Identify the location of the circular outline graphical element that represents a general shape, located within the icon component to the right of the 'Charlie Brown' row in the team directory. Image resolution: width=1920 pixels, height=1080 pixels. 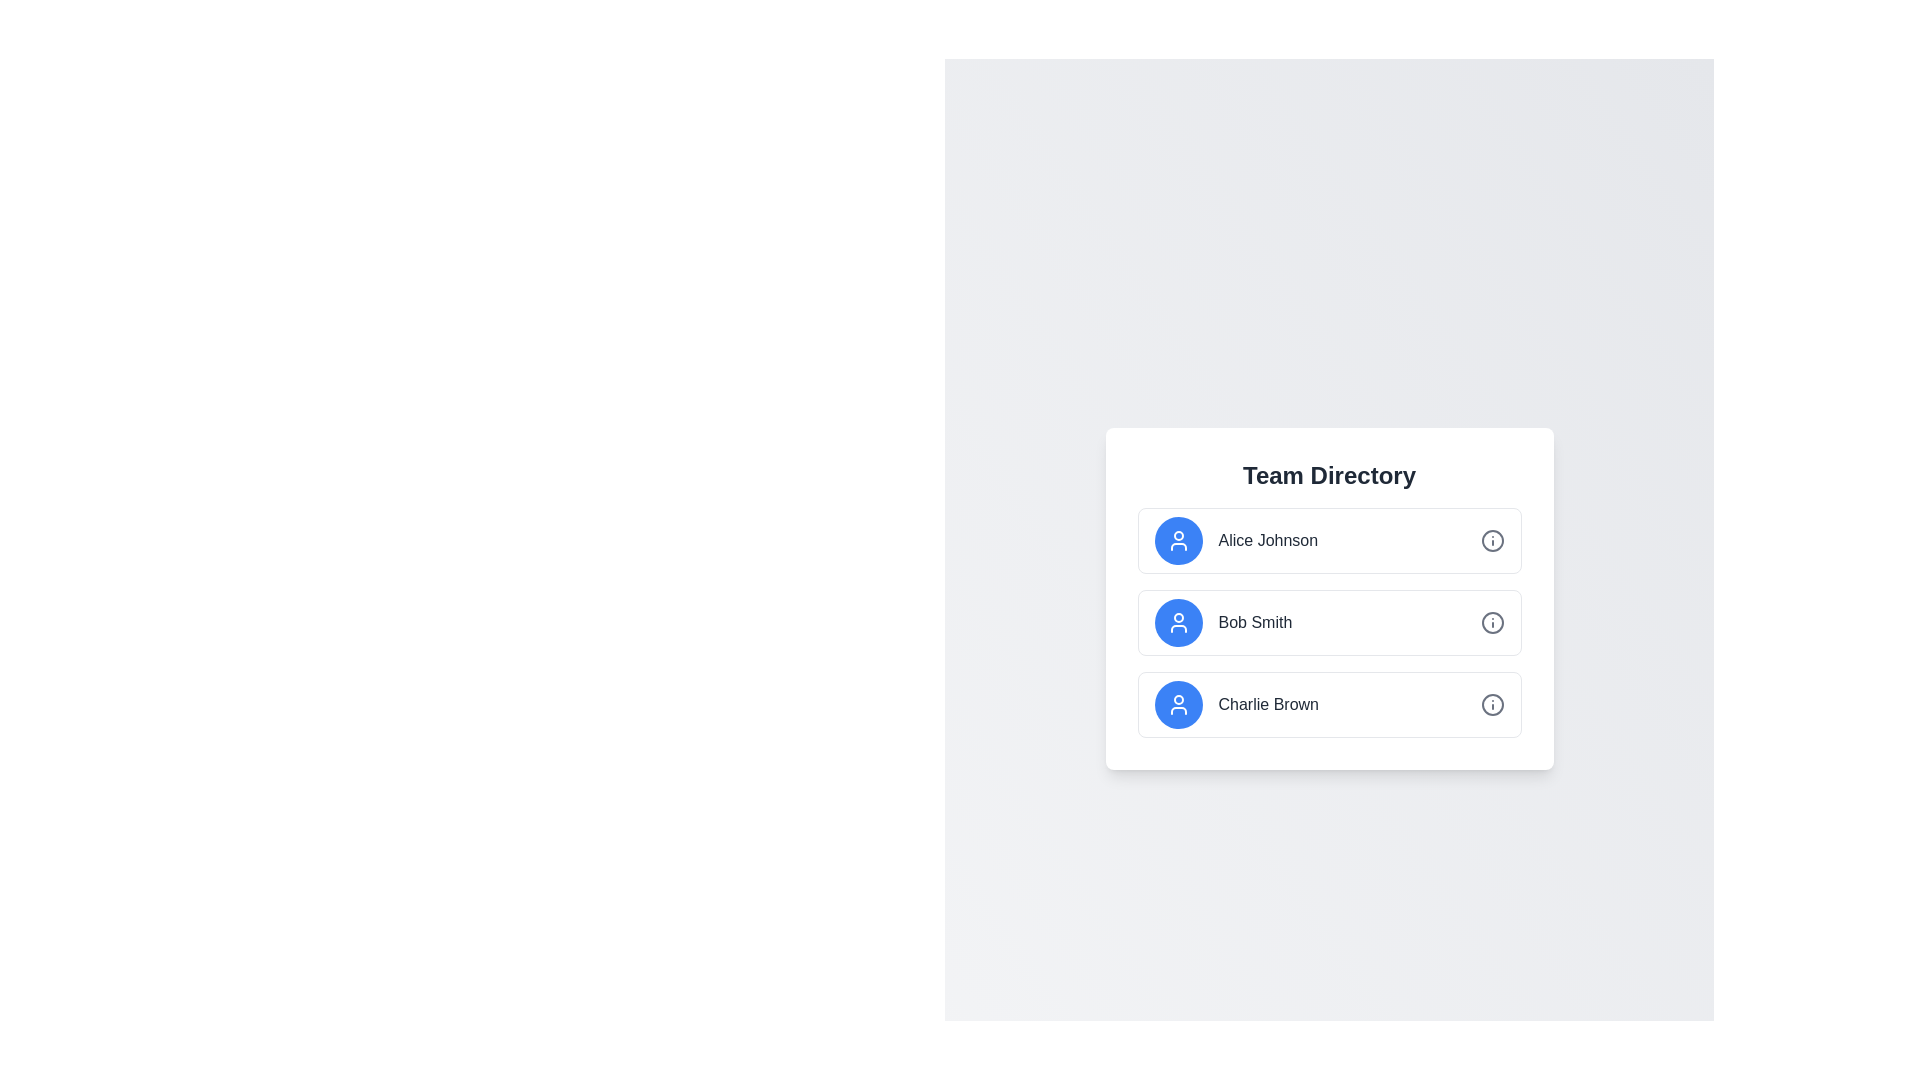
(1492, 704).